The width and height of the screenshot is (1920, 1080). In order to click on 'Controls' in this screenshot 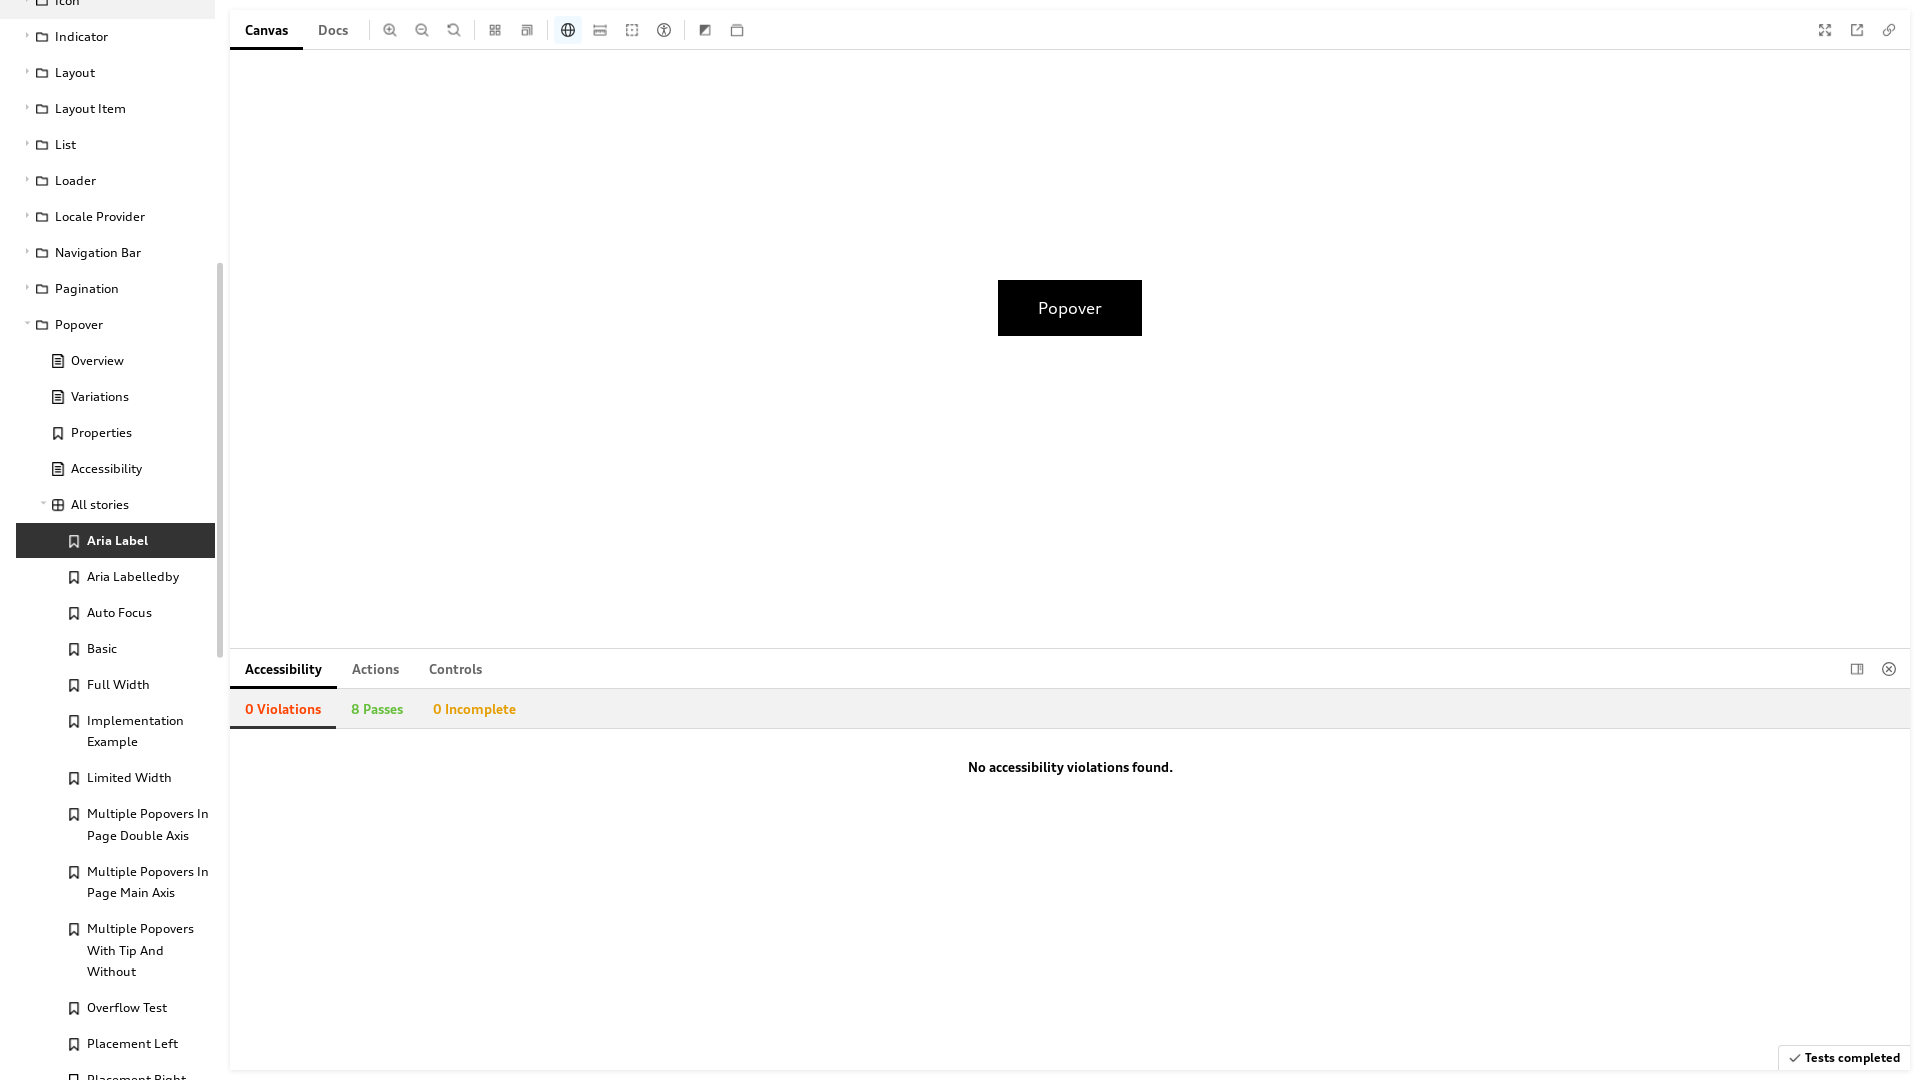, I will do `click(412, 668)`.